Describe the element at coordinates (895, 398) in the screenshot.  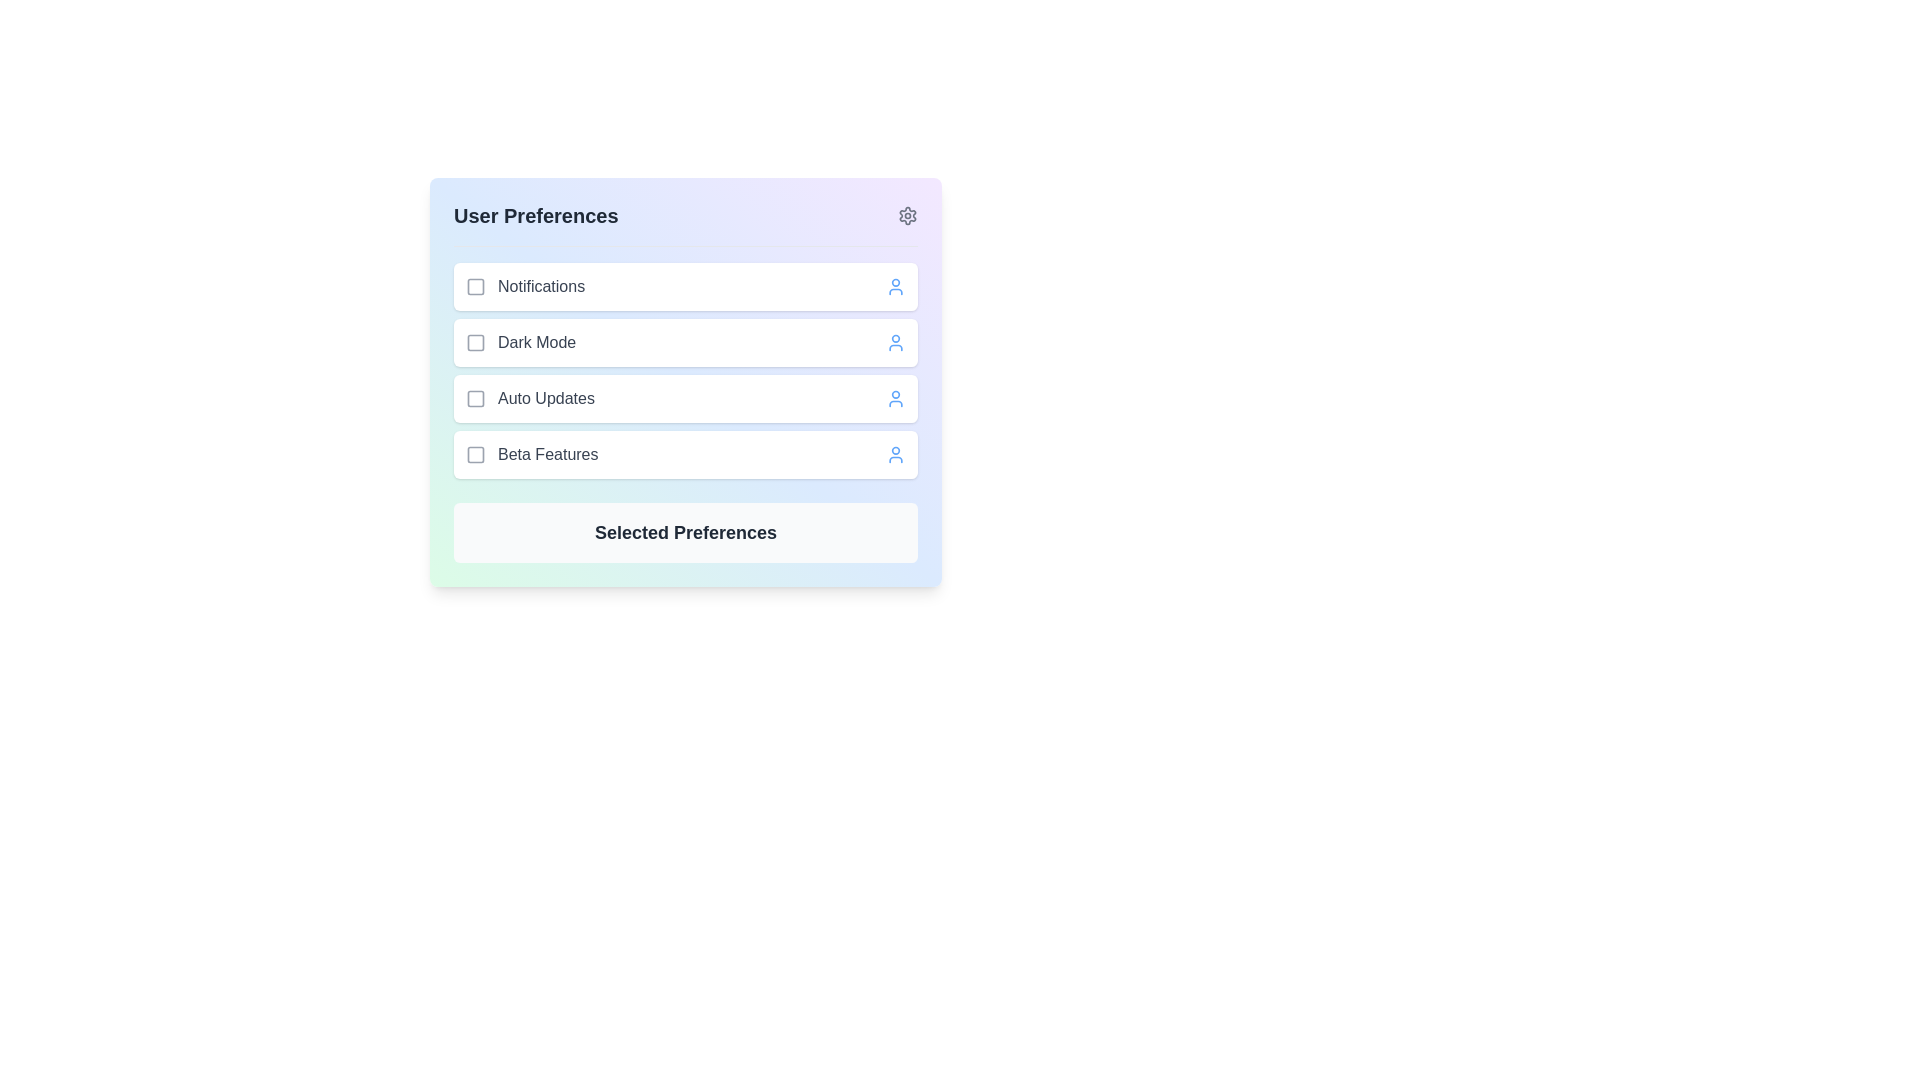
I see `the user silhouette icon styled in blue, located next to the 'Auto Updates' text` at that location.